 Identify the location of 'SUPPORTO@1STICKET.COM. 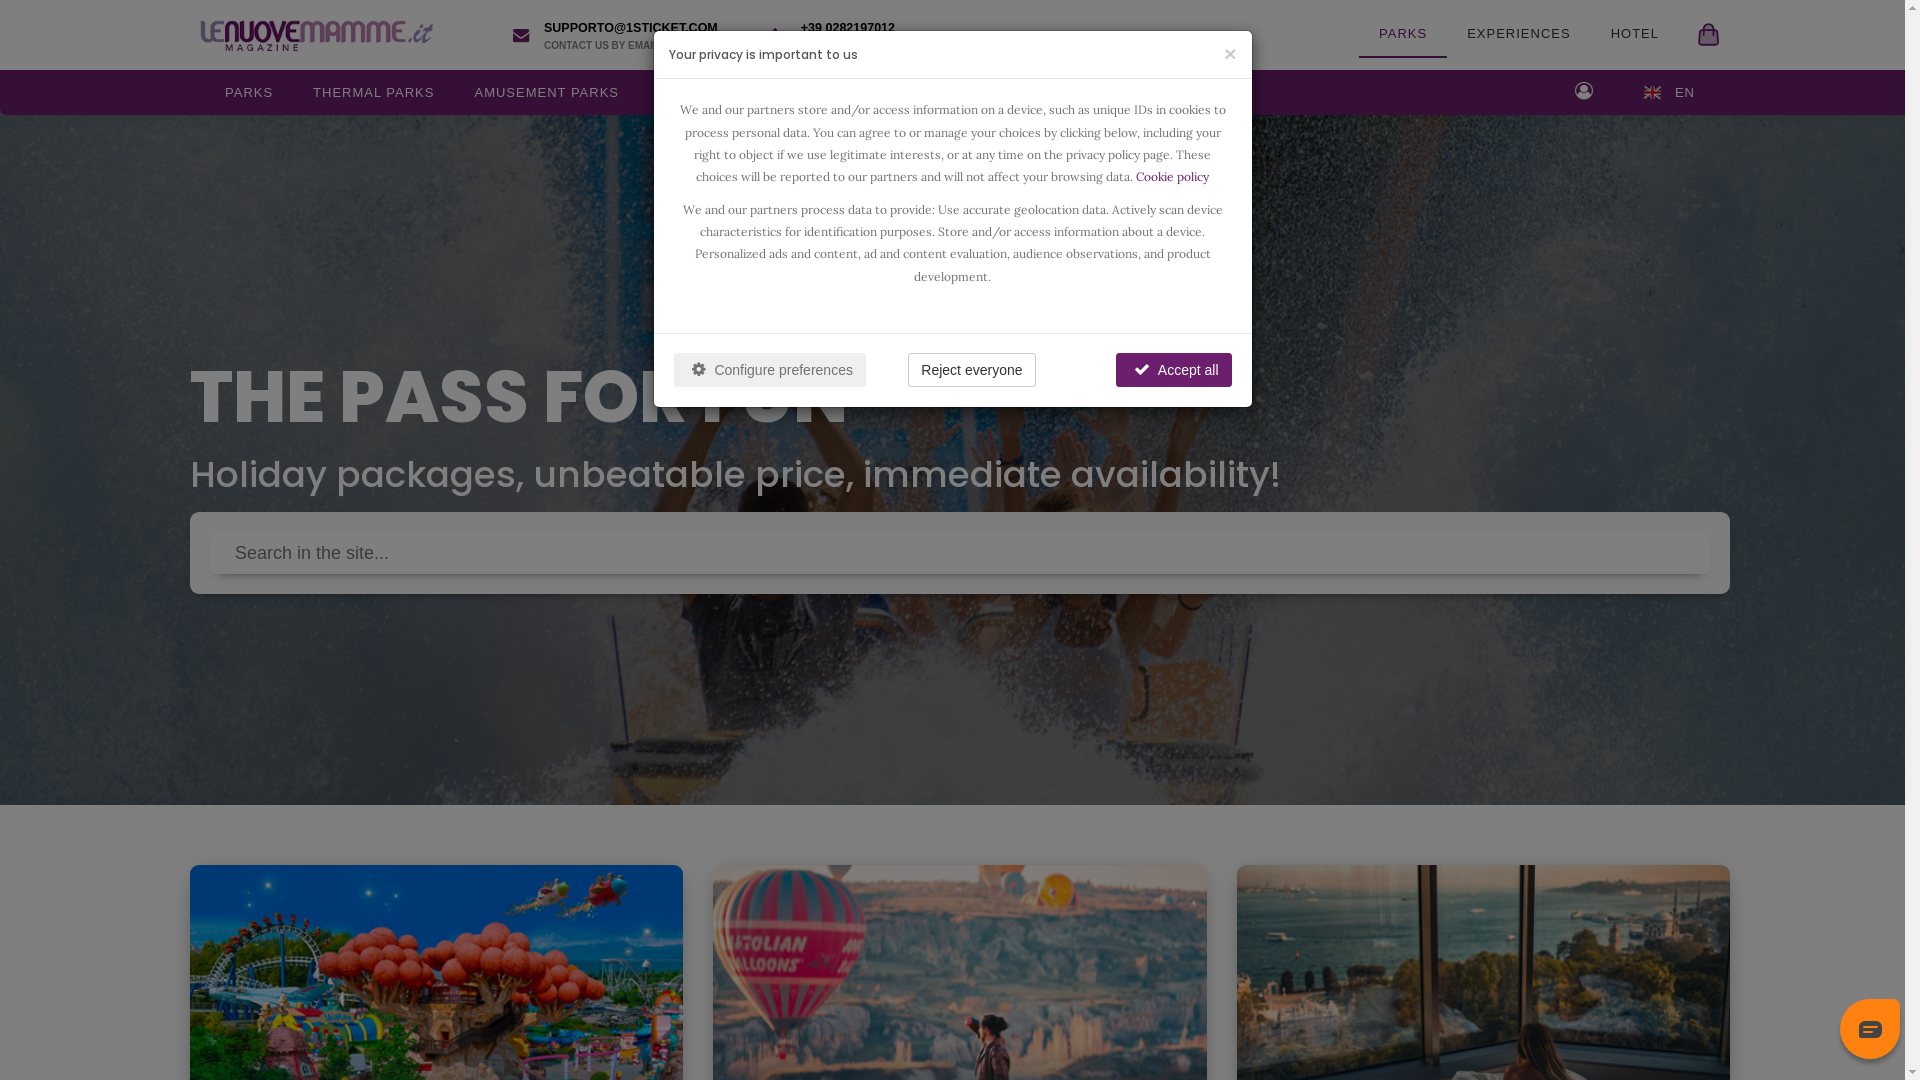
(498, 34).